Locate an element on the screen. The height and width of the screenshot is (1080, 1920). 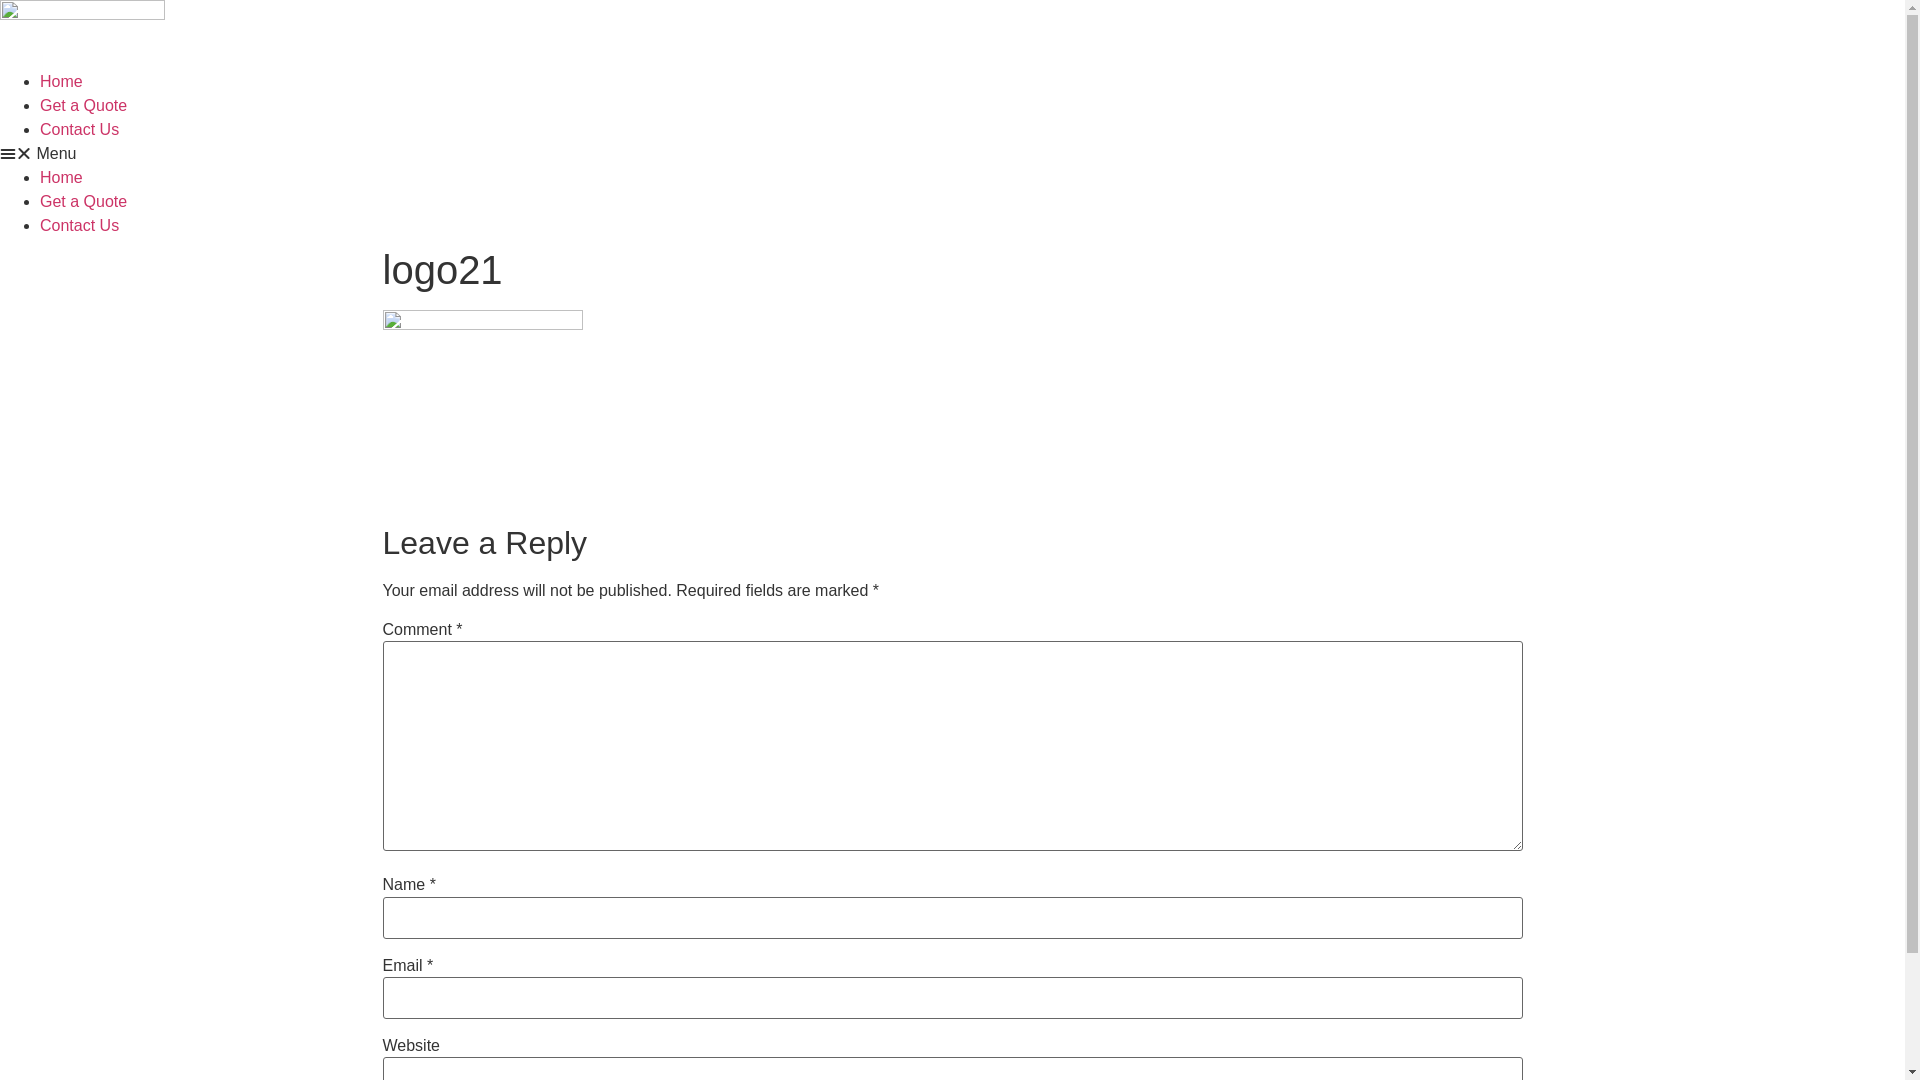
'Get a Quote' is located at coordinates (82, 201).